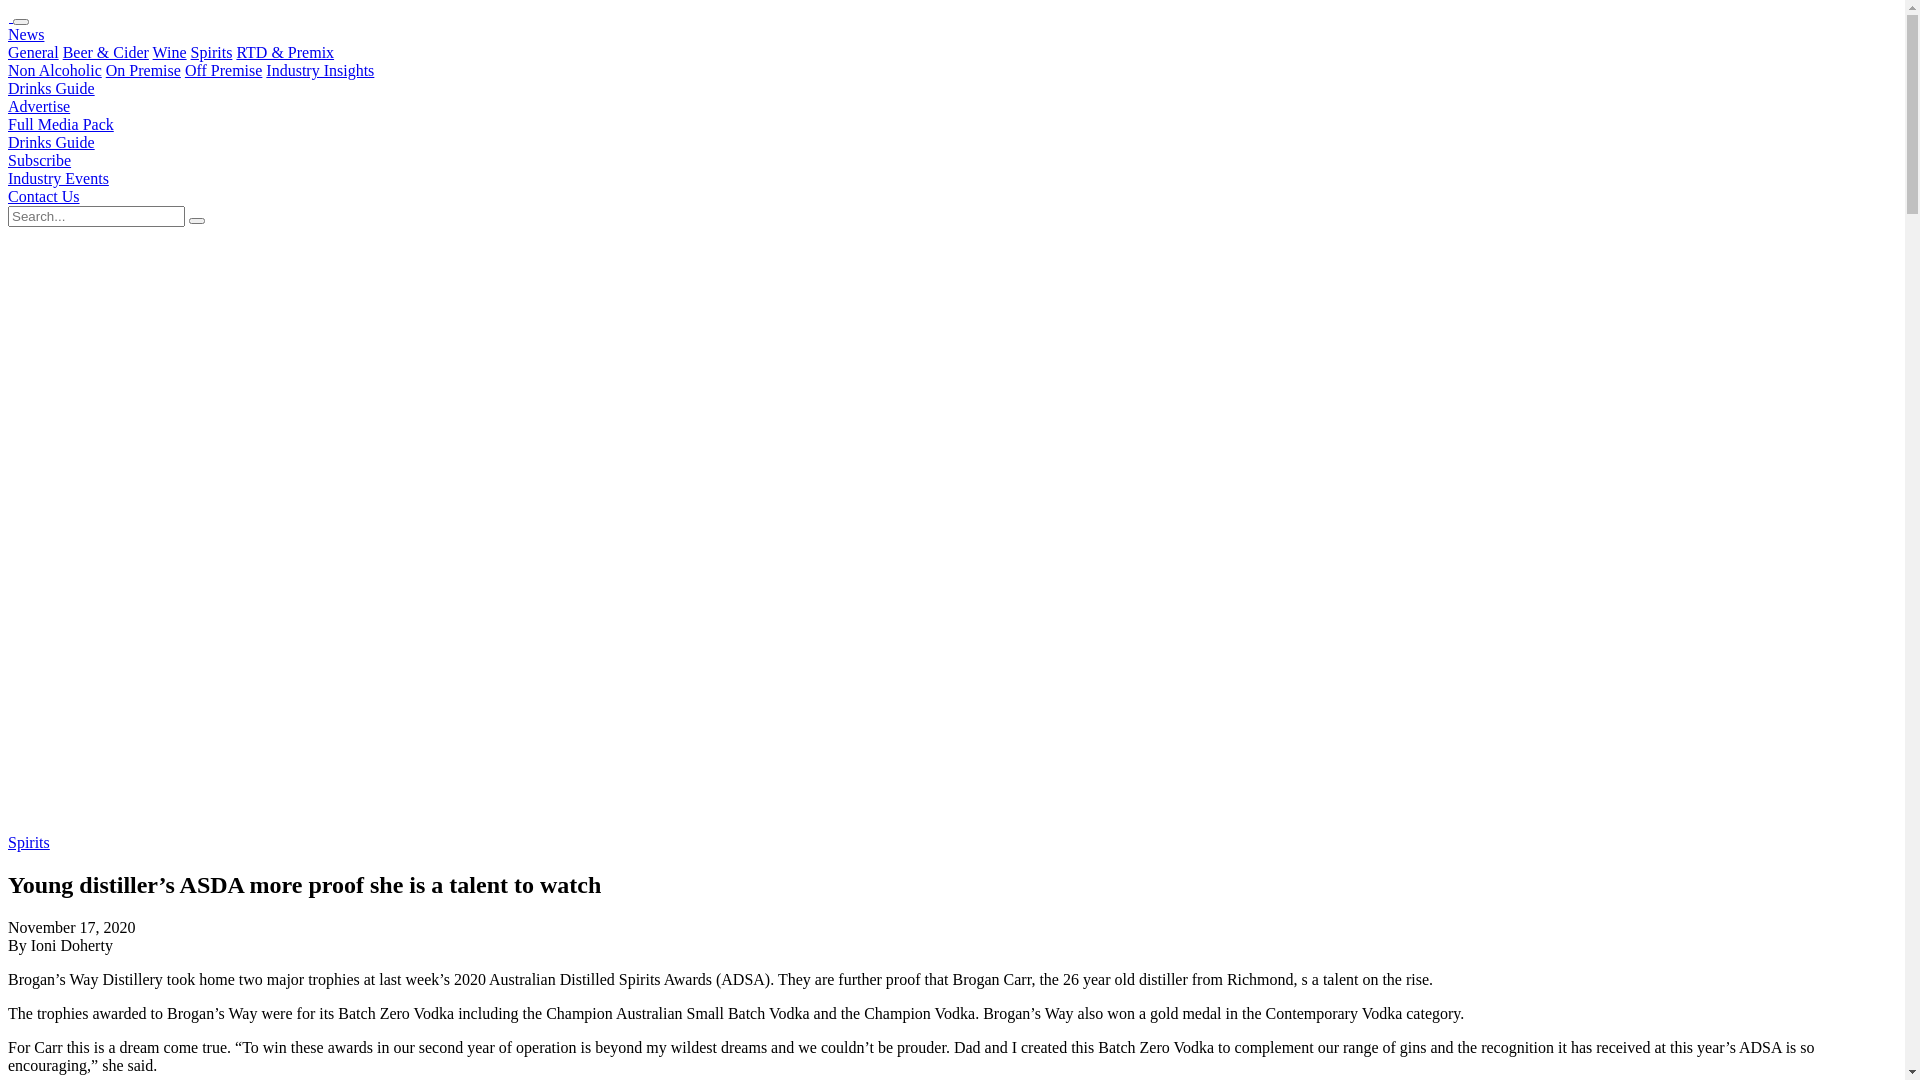  Describe the element at coordinates (8, 51) in the screenshot. I see `'General'` at that location.